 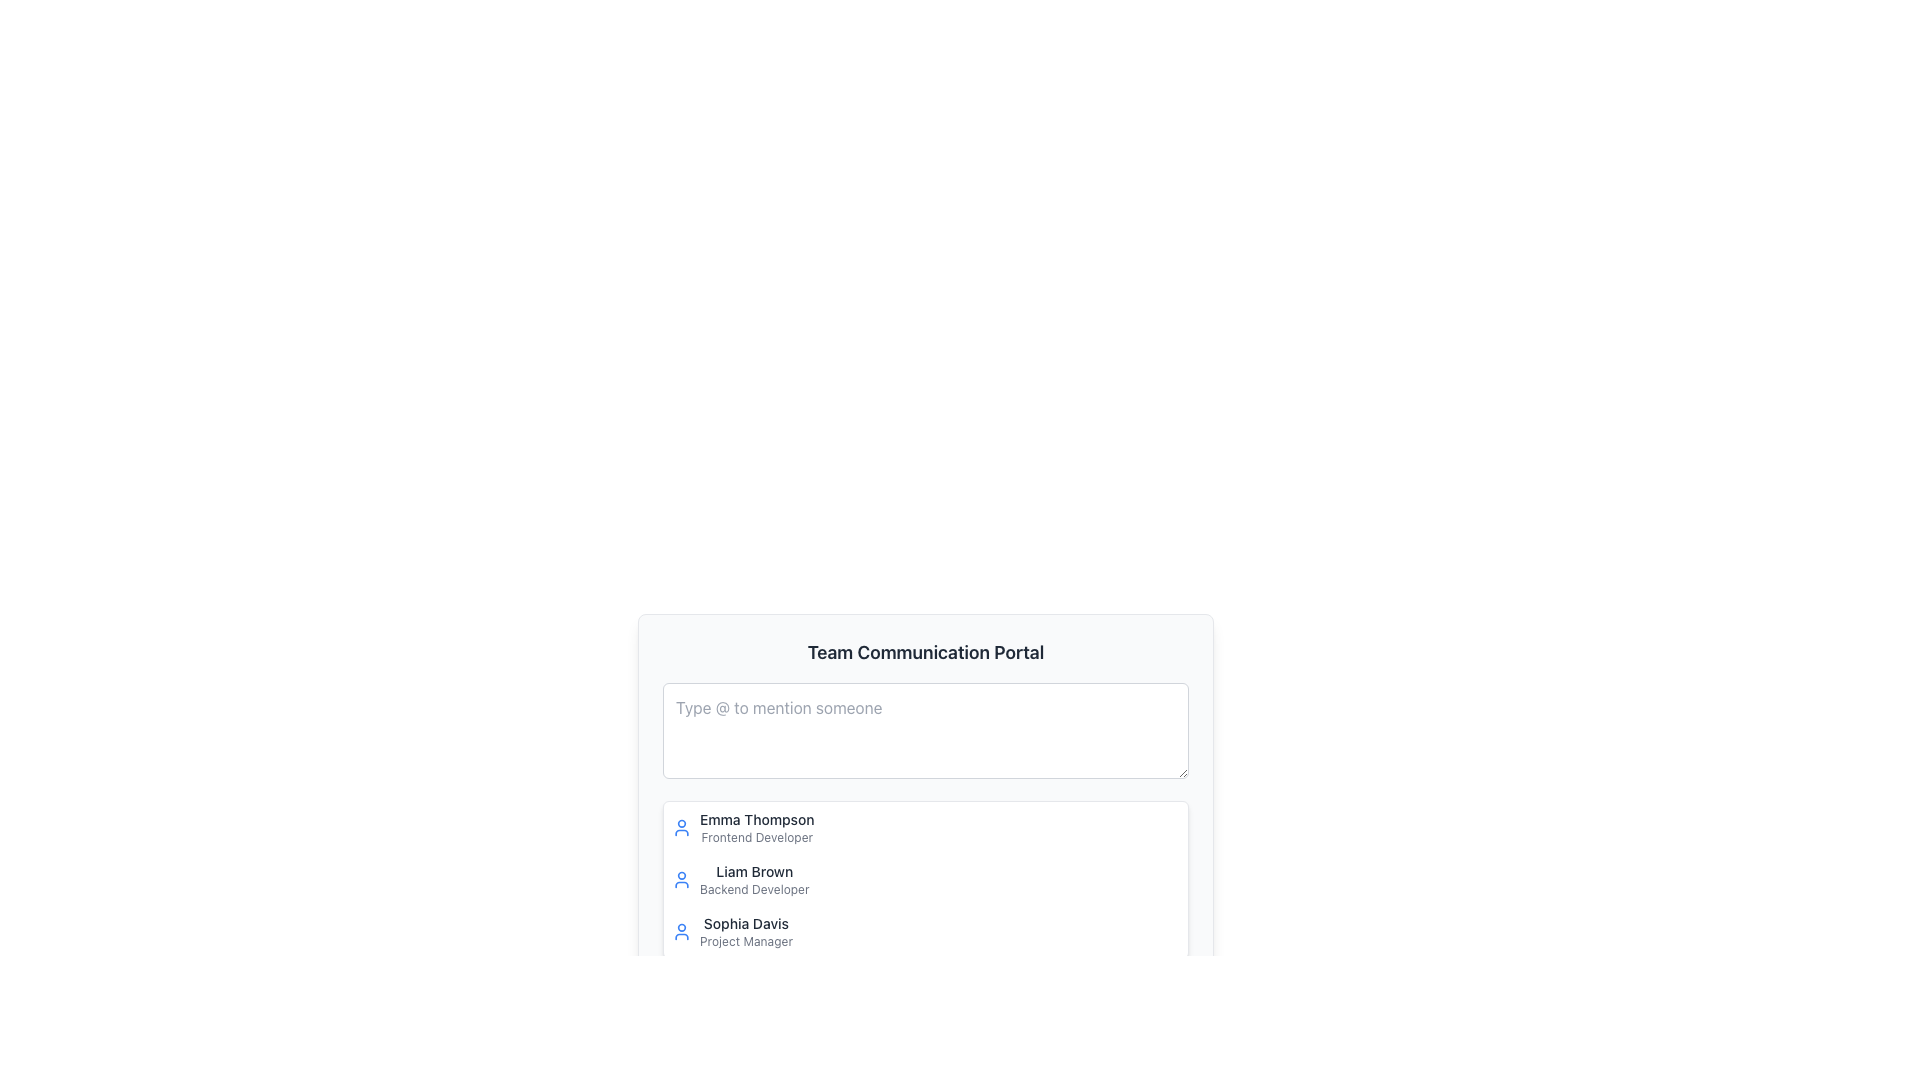 What do you see at coordinates (925, 878) in the screenshot?
I see `the user representation element which is the second item in the list, containing their name and job title` at bounding box center [925, 878].